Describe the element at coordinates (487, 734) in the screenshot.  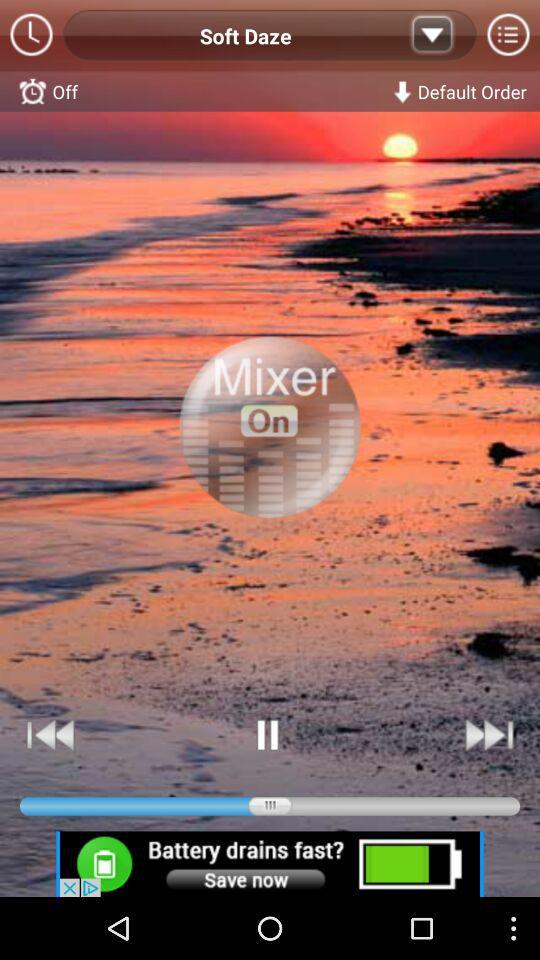
I see `next option` at that location.